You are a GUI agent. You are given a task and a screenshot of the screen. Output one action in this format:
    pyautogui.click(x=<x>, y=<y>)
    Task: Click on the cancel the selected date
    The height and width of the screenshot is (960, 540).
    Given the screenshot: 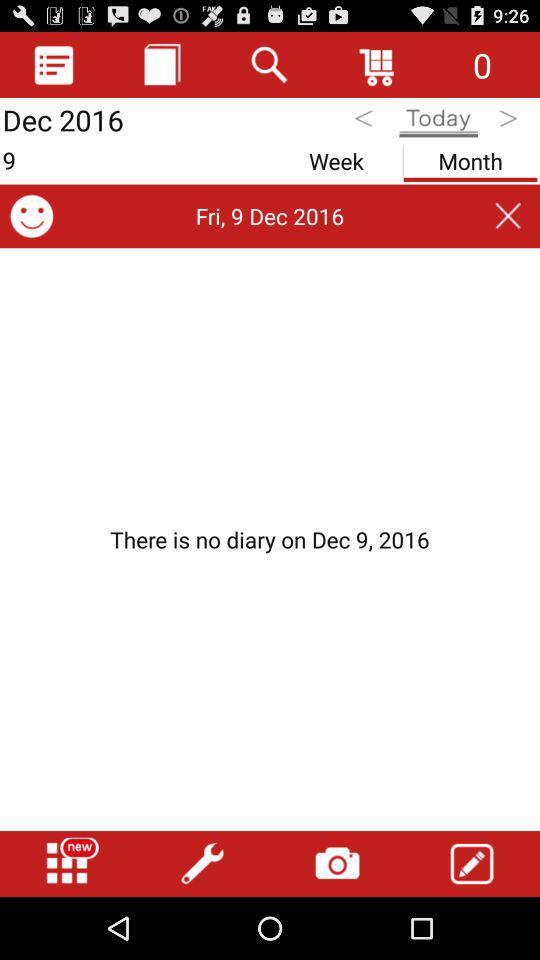 What is the action you would take?
    pyautogui.click(x=508, y=216)
    